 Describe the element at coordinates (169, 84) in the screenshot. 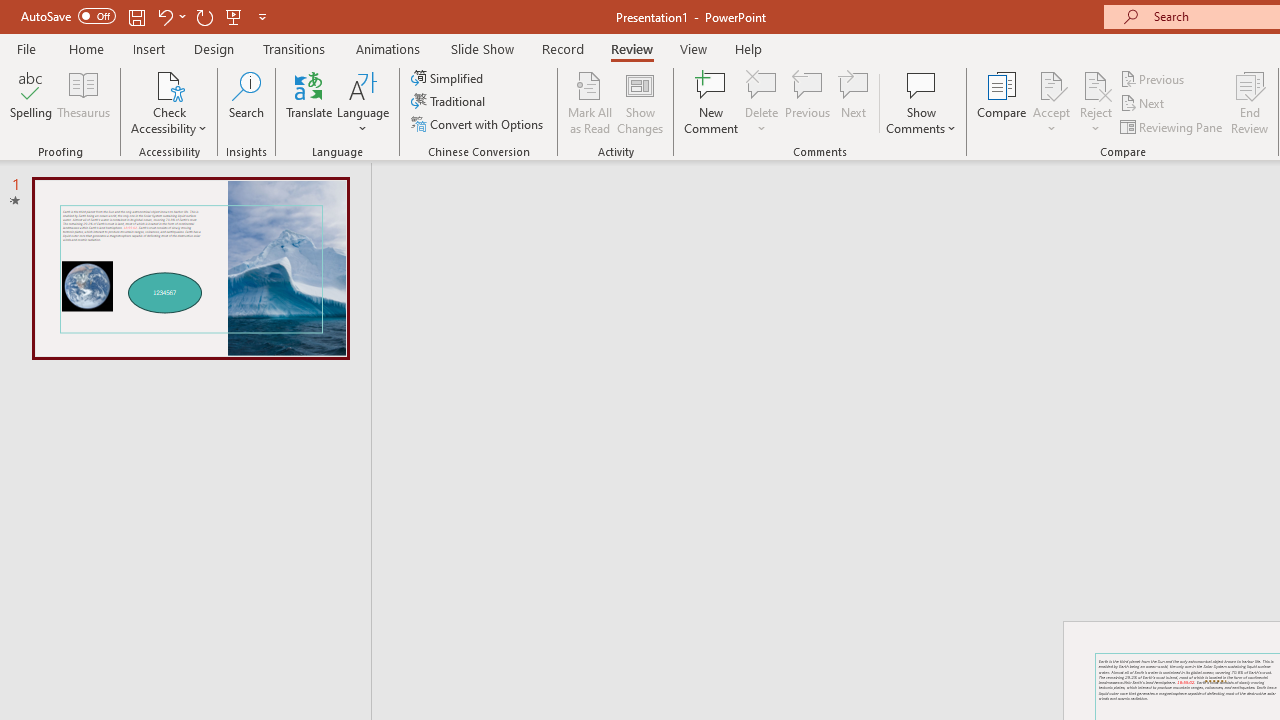

I see `'Check Accessibility'` at that location.